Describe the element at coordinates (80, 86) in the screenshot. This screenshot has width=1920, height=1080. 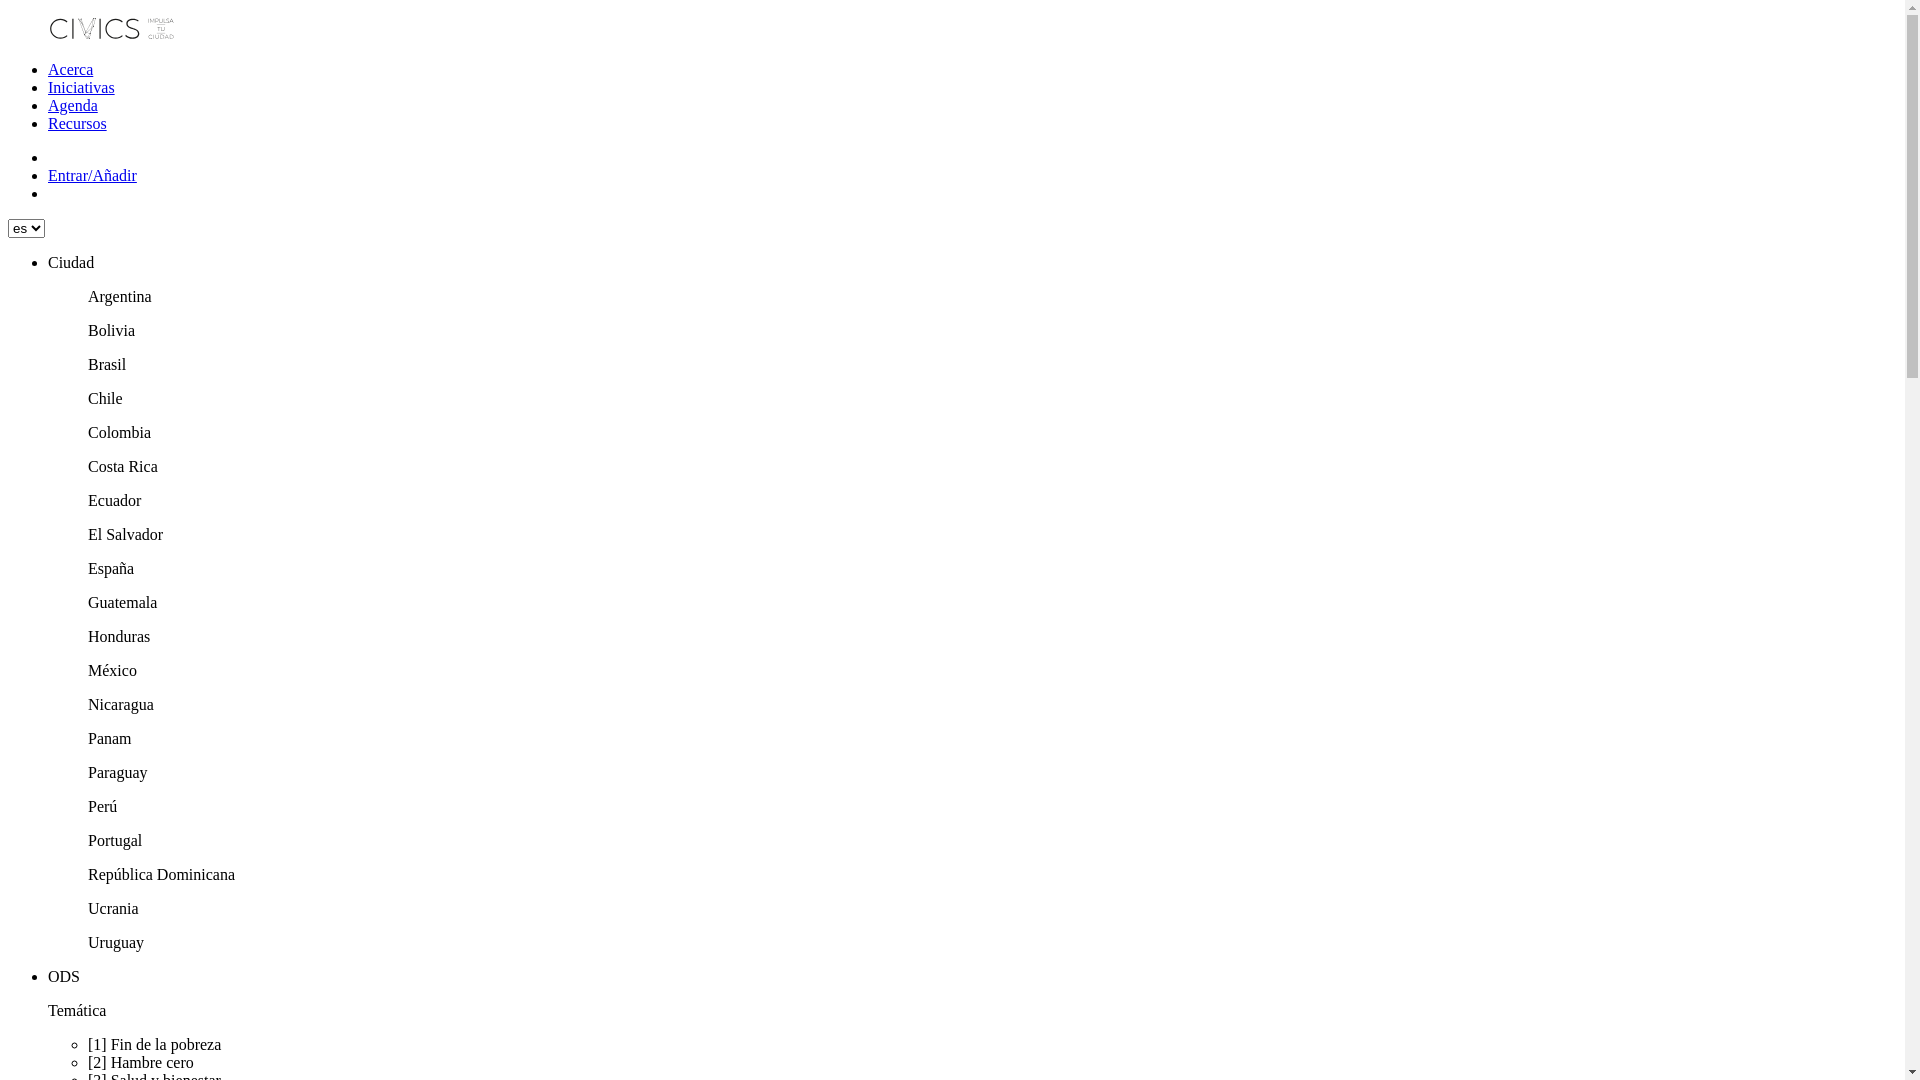
I see `'Iniciativas'` at that location.